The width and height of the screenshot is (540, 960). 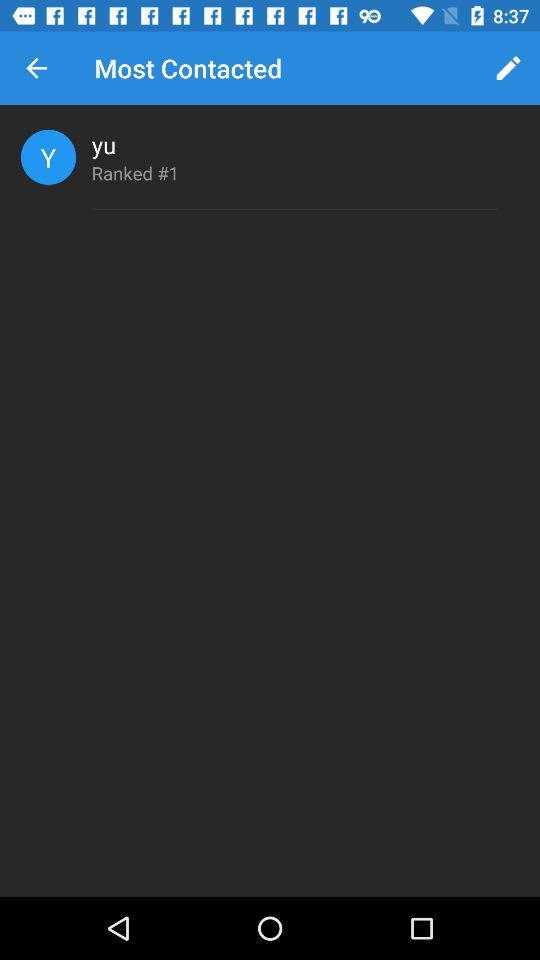 I want to click on item to the left of the yu, so click(x=48, y=156).